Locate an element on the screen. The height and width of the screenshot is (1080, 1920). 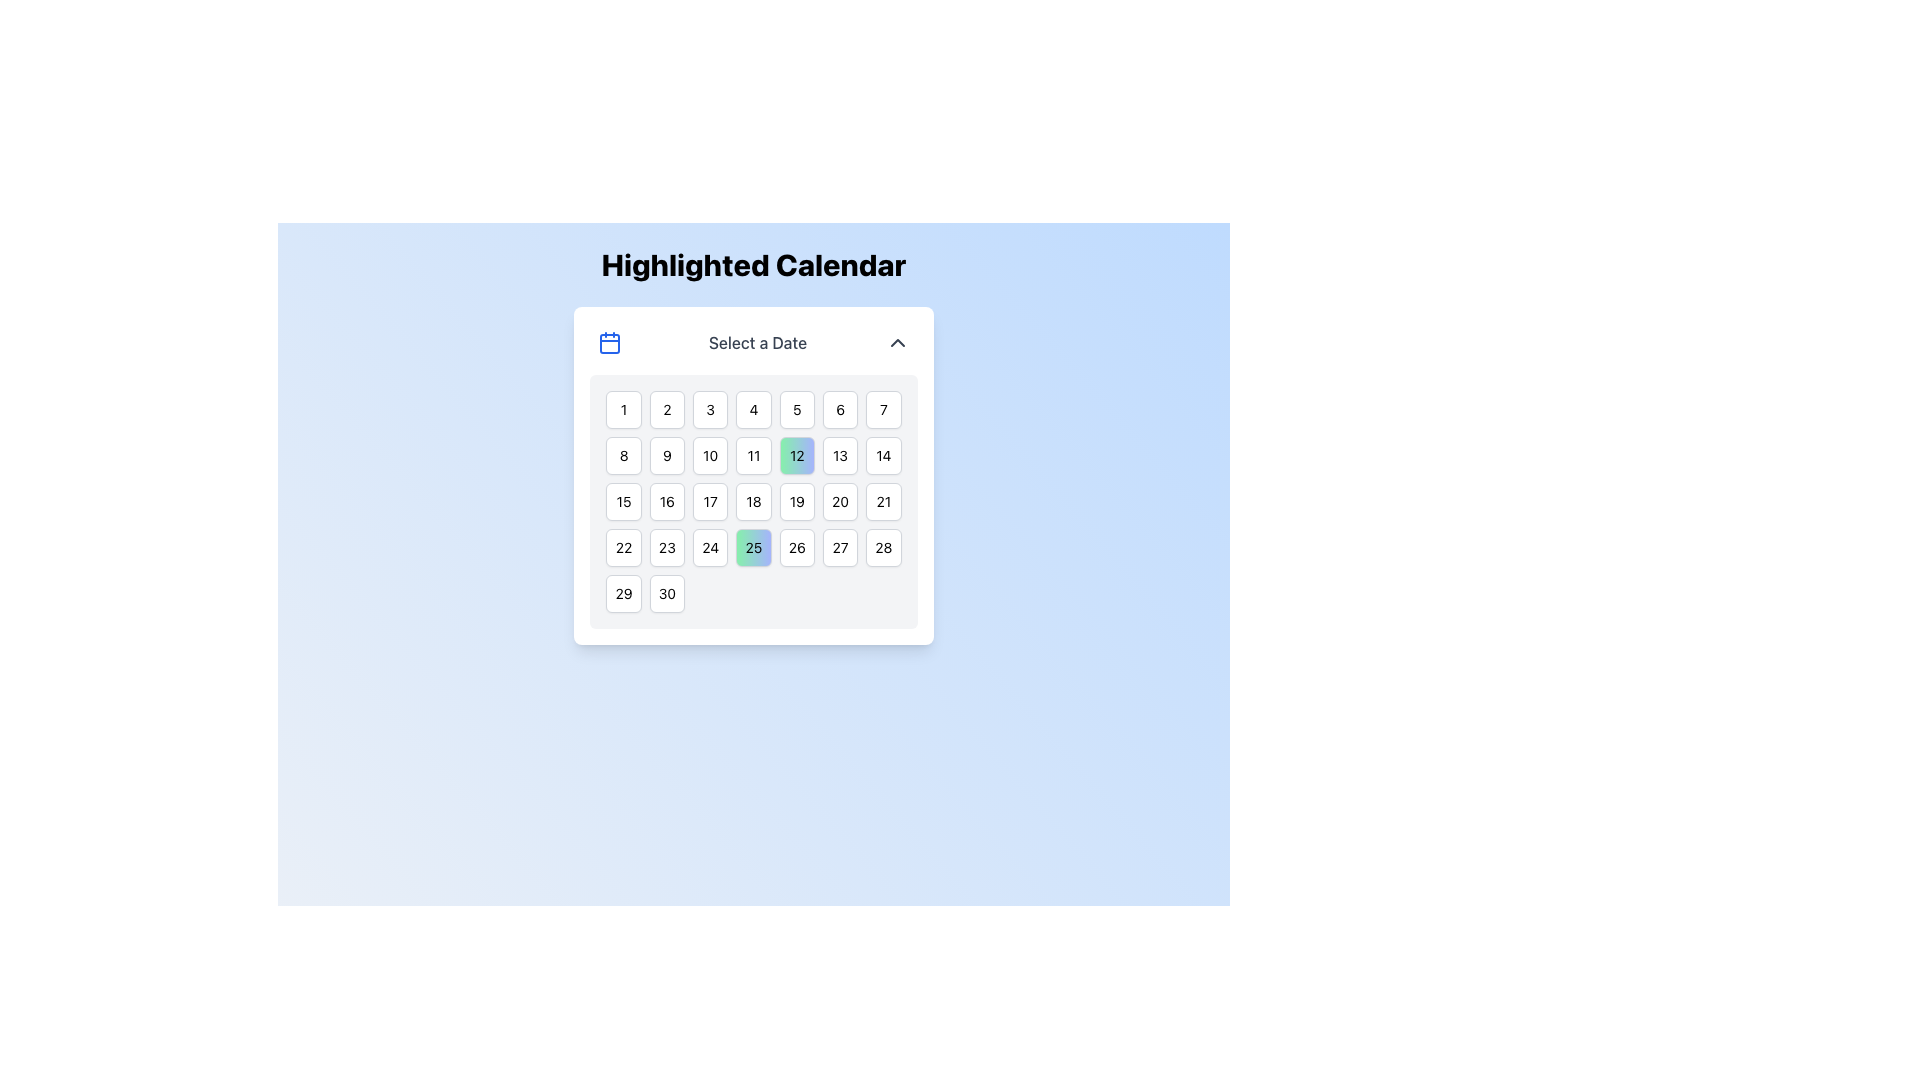
the selectable day button in the calendar grid is located at coordinates (840, 408).